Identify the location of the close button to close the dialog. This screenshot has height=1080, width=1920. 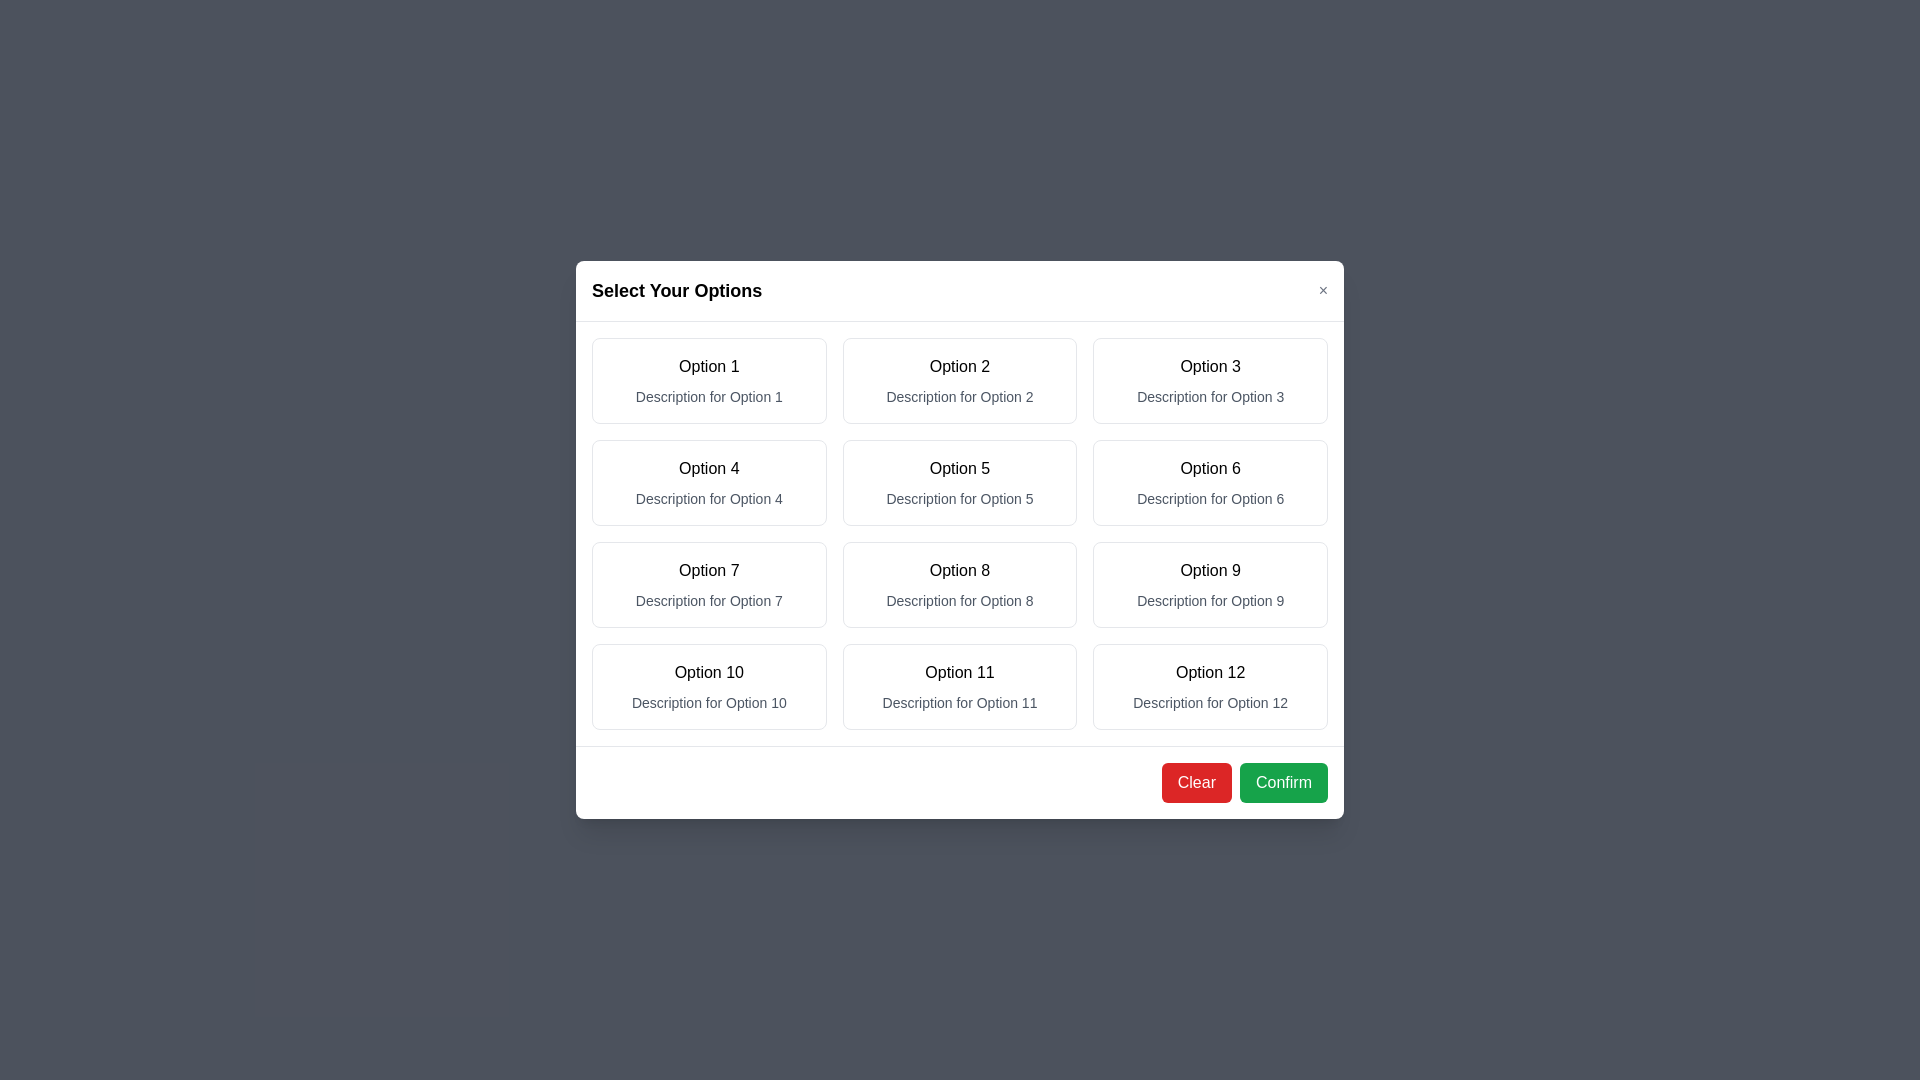
(1323, 290).